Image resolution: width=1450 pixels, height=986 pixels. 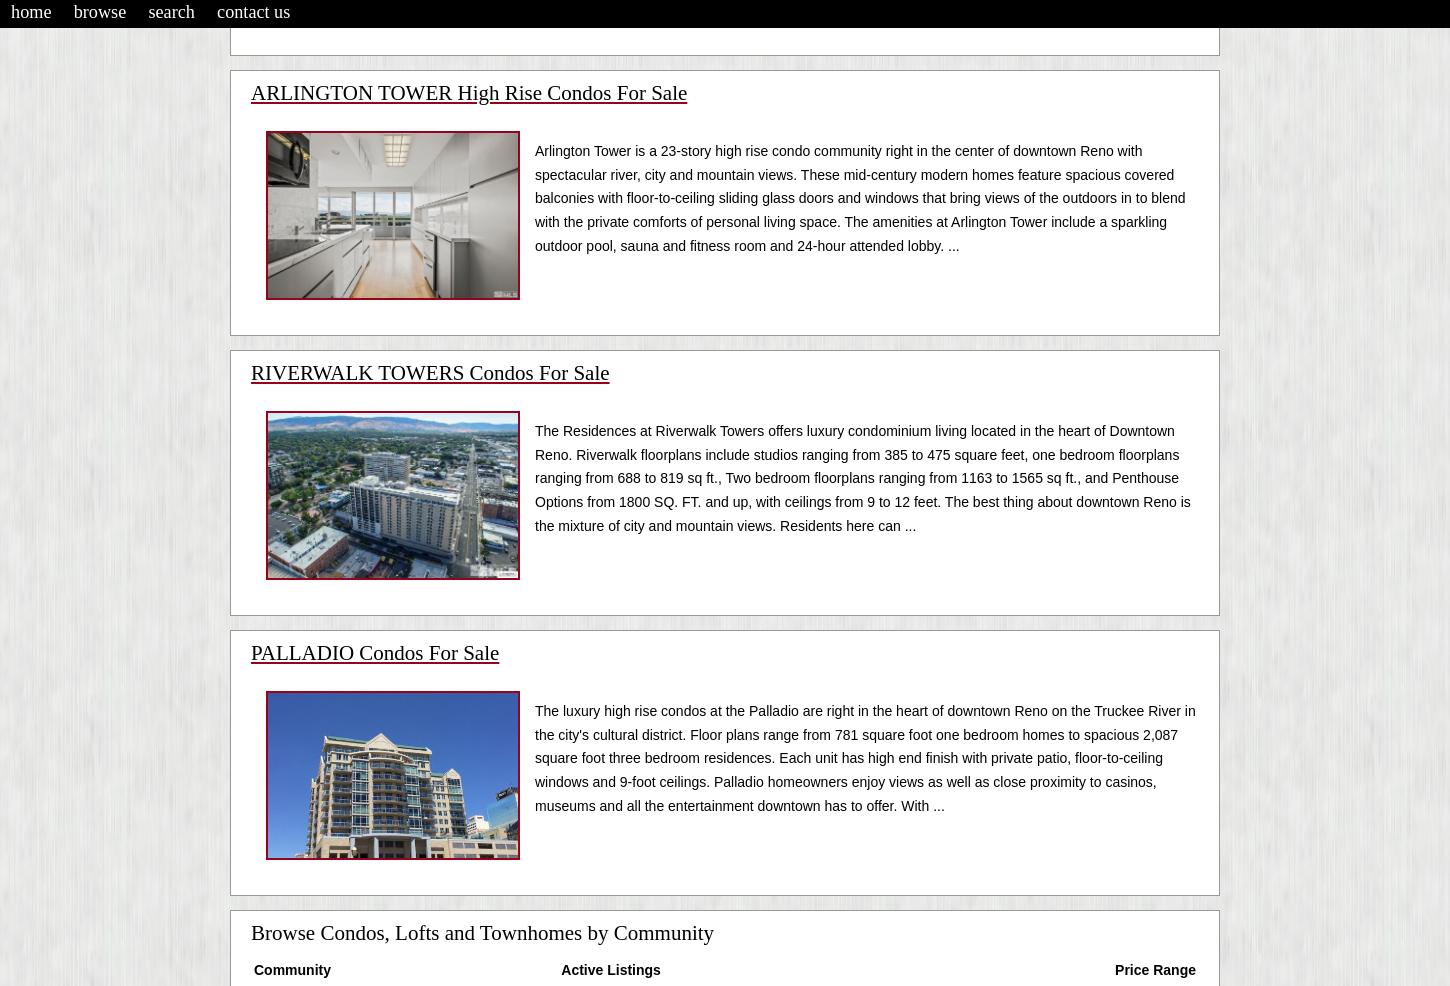 I want to click on 'Arlington Tower is a 23-story high rise condo community right in the center of downtown Reno with spectacular river, city and mountain views. These mid-century modern homes feature spacious covered balconies with floor-to-ceiling sliding glass doors and windows that bring views of the outdoors in to blend with the private comforts of personal living space. 

The amenities at Arlington Tower include a sparkling outdoor pool, sauna and fitness room and 24-hour attended lobby. ...', so click(x=858, y=196).